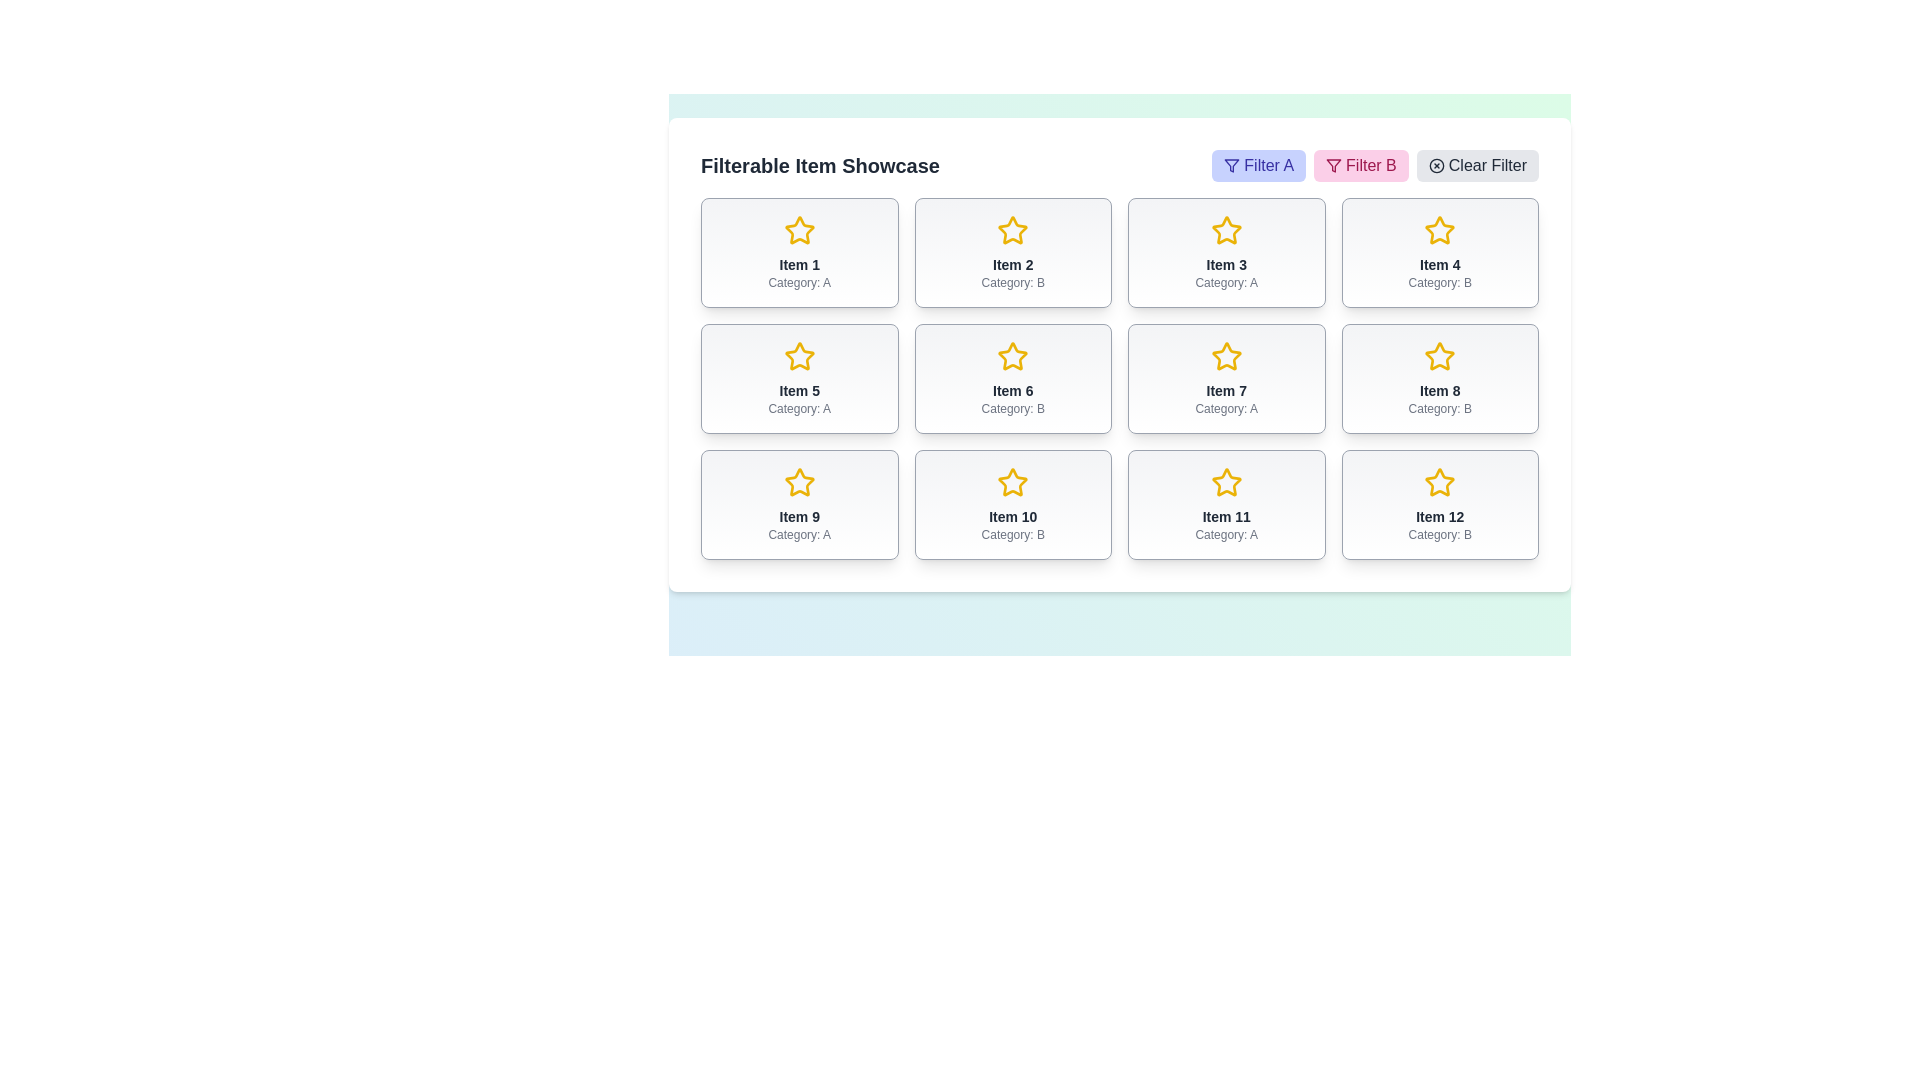 This screenshot has height=1080, width=1920. What do you see at coordinates (1225, 229) in the screenshot?
I see `the hollow yellow bordered star icon located in the 3rd position of the first row in the 'Filterable Item Showcase' section, specifically associated with 'Item 3 Category: A'` at bounding box center [1225, 229].